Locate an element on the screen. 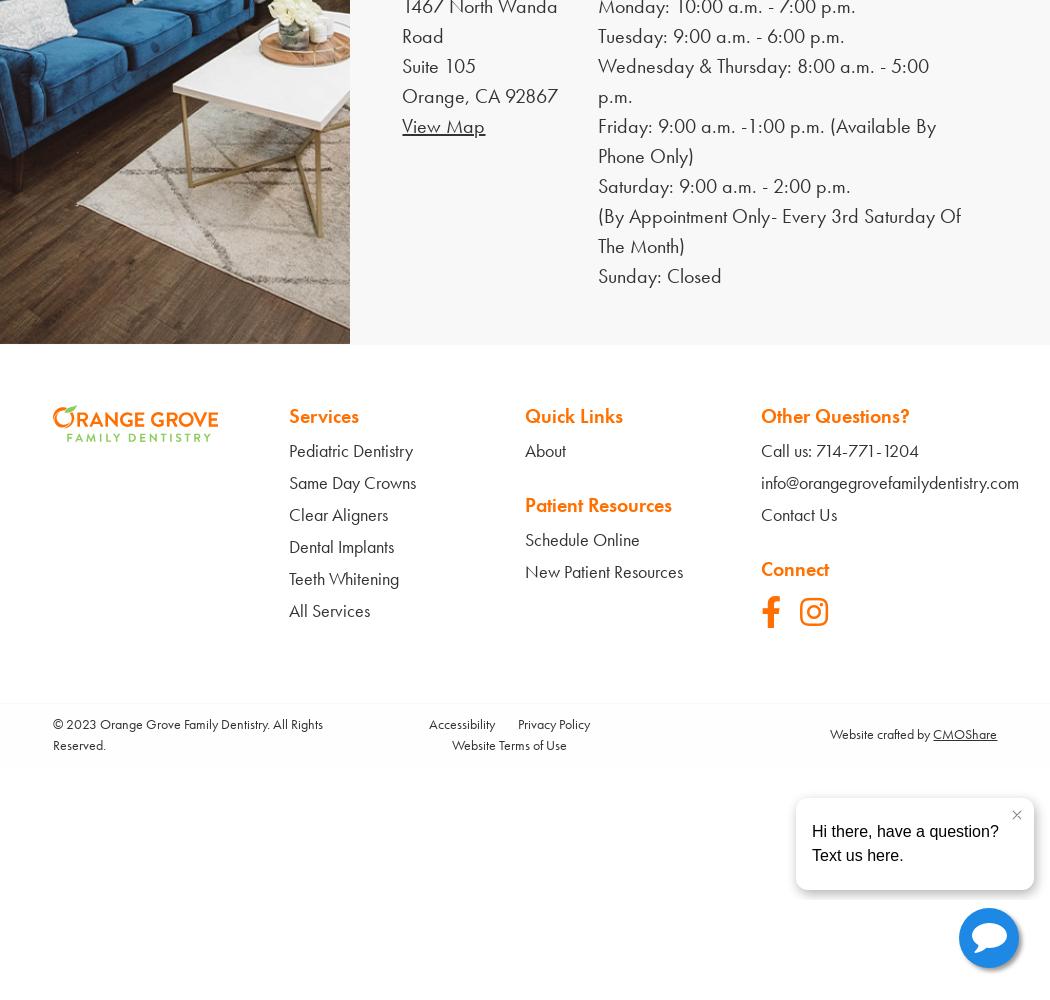  '(By Appointment Only- Every 3rd Saturday Of The Month)' is located at coordinates (778, 230).